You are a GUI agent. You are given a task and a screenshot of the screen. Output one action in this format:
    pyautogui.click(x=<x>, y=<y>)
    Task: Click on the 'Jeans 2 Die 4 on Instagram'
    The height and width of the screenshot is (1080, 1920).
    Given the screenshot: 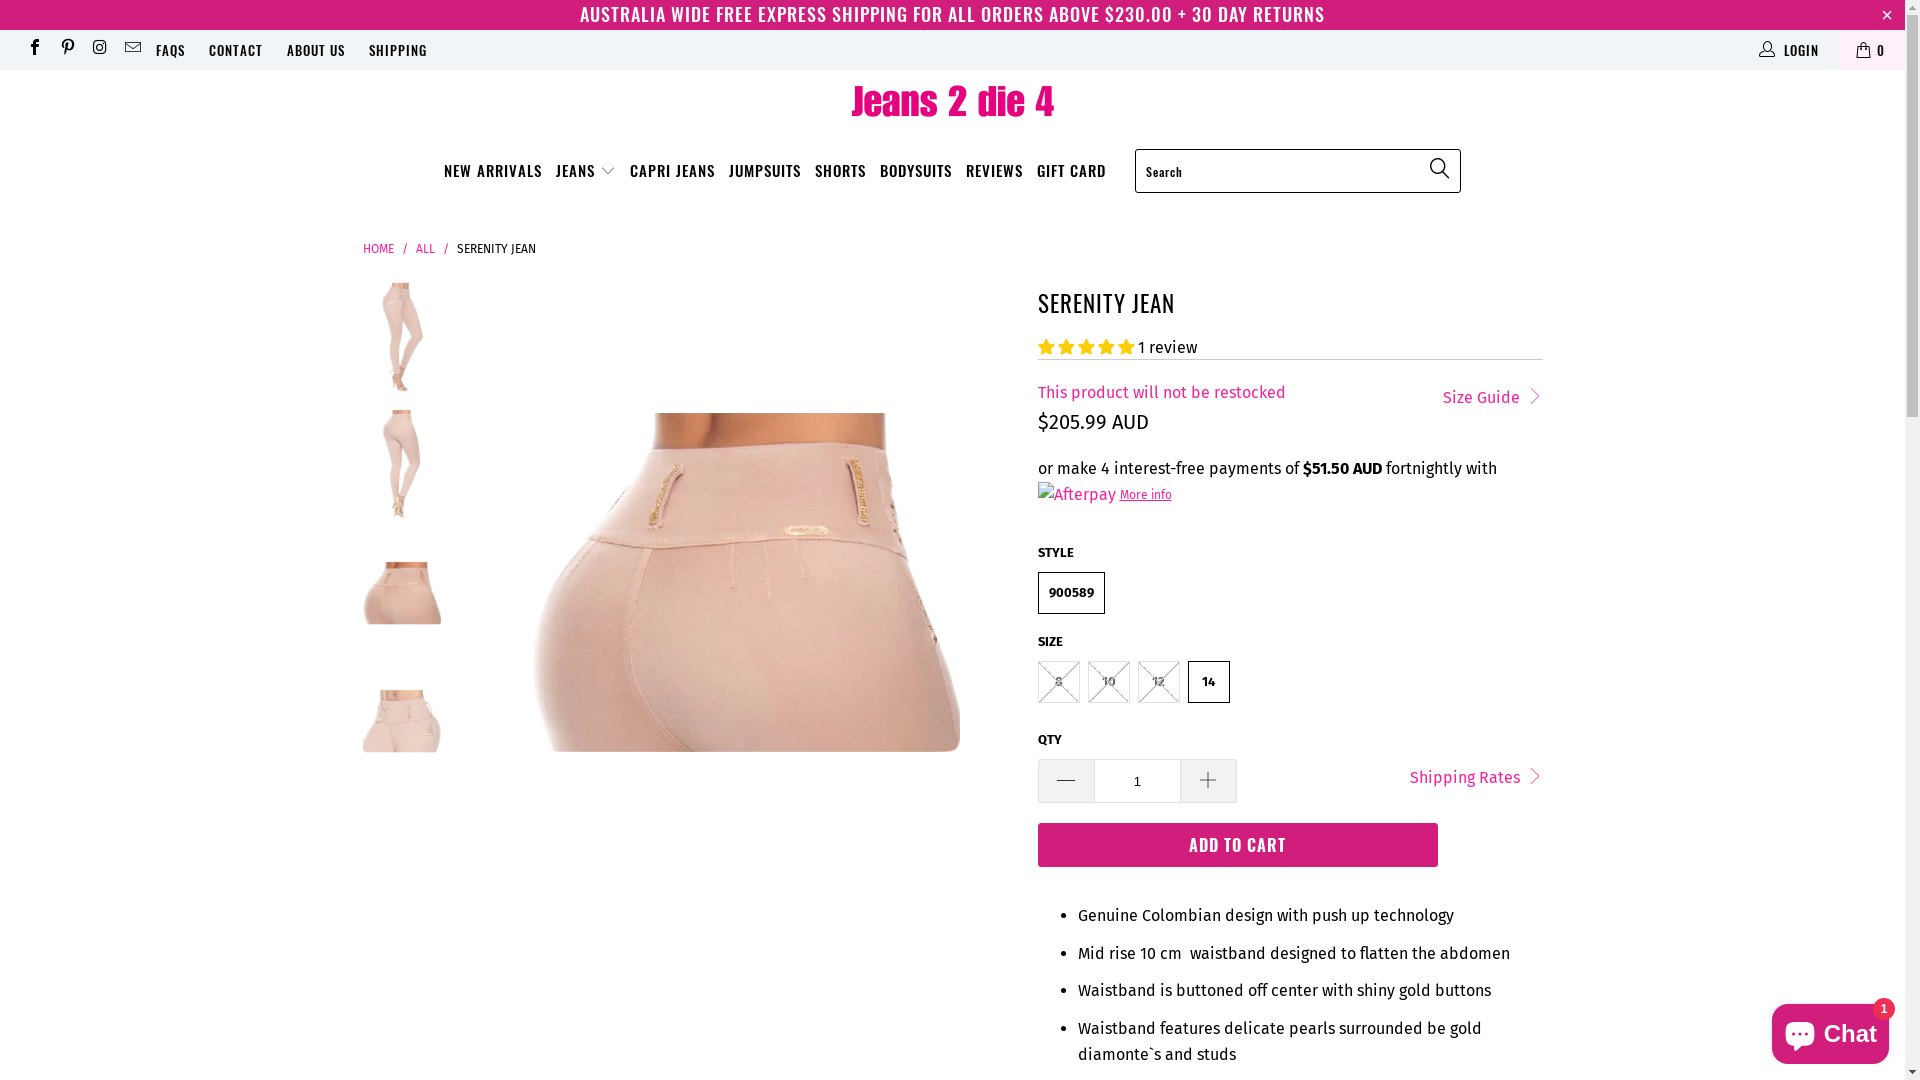 What is the action you would take?
    pyautogui.click(x=98, y=48)
    